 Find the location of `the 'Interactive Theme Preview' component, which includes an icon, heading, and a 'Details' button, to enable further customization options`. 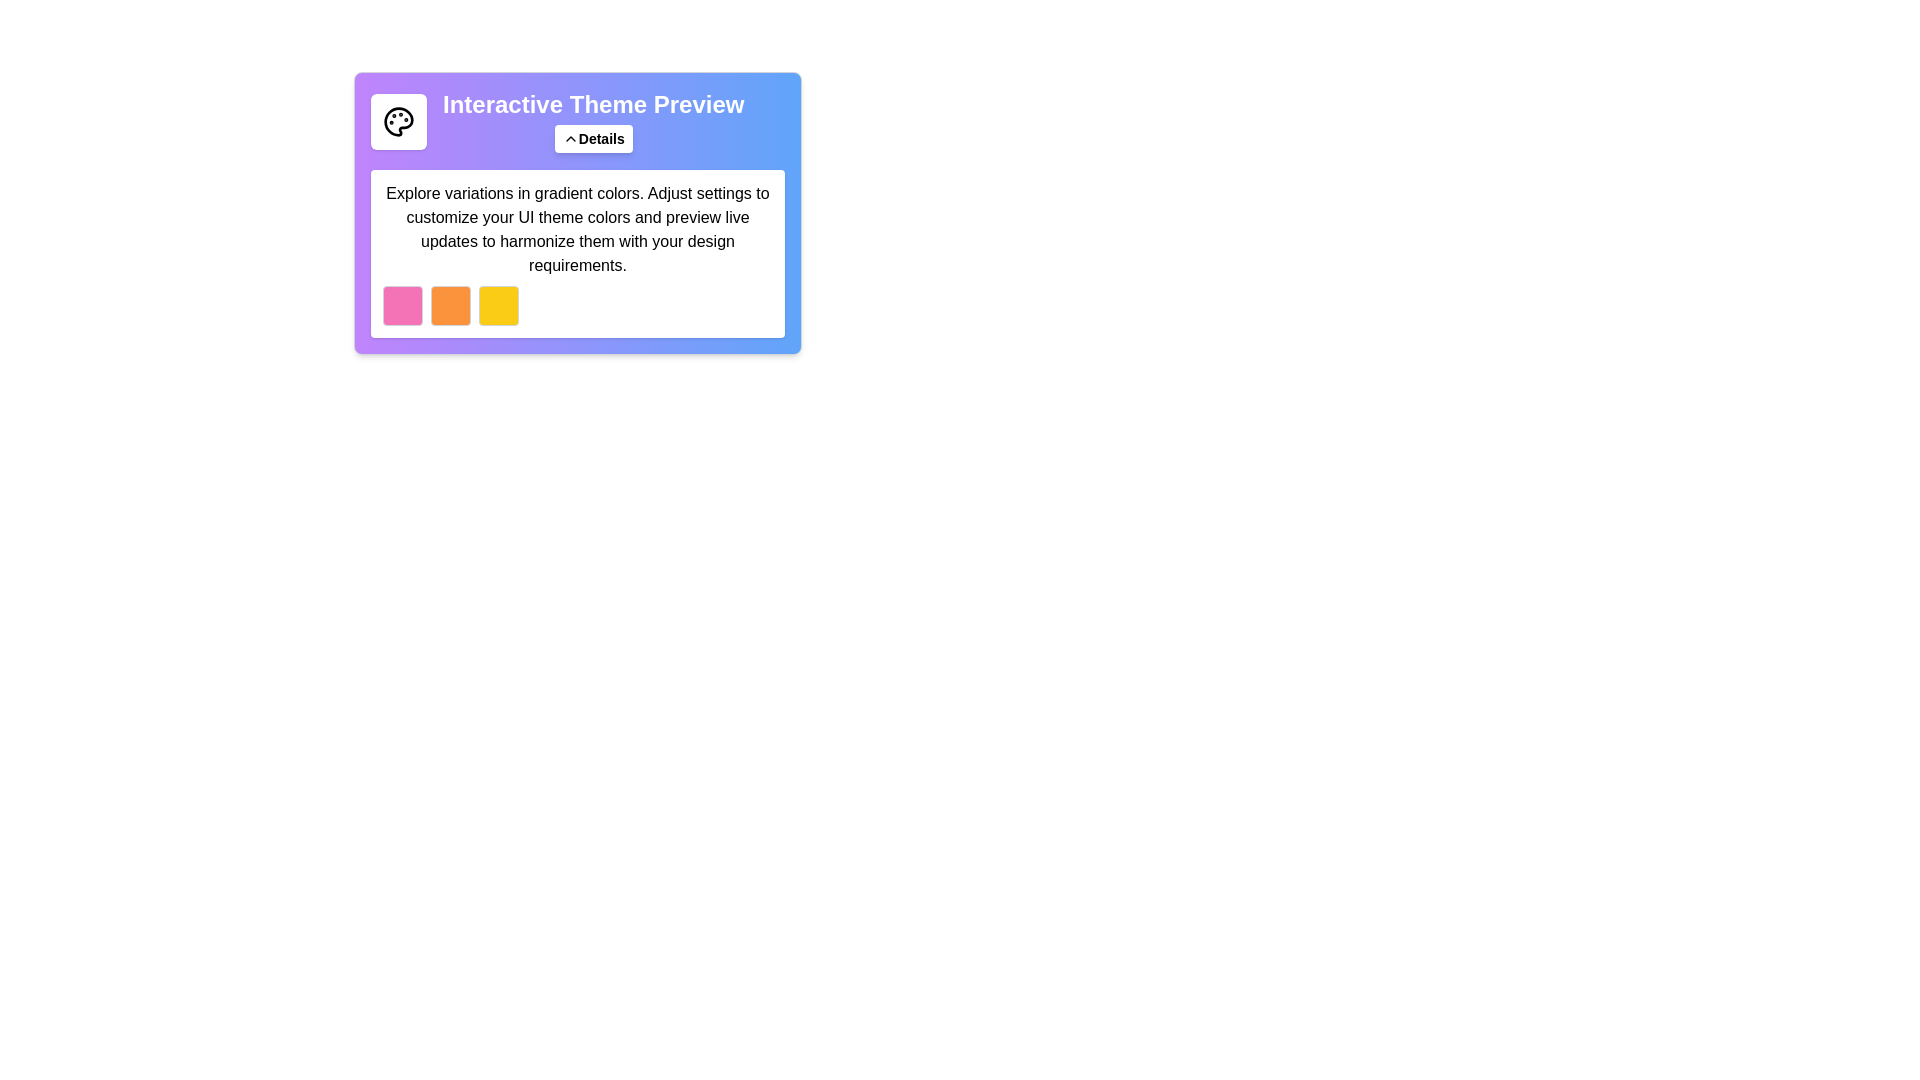

the 'Interactive Theme Preview' component, which includes an icon, heading, and a 'Details' button, to enable further customization options is located at coordinates (576, 120).